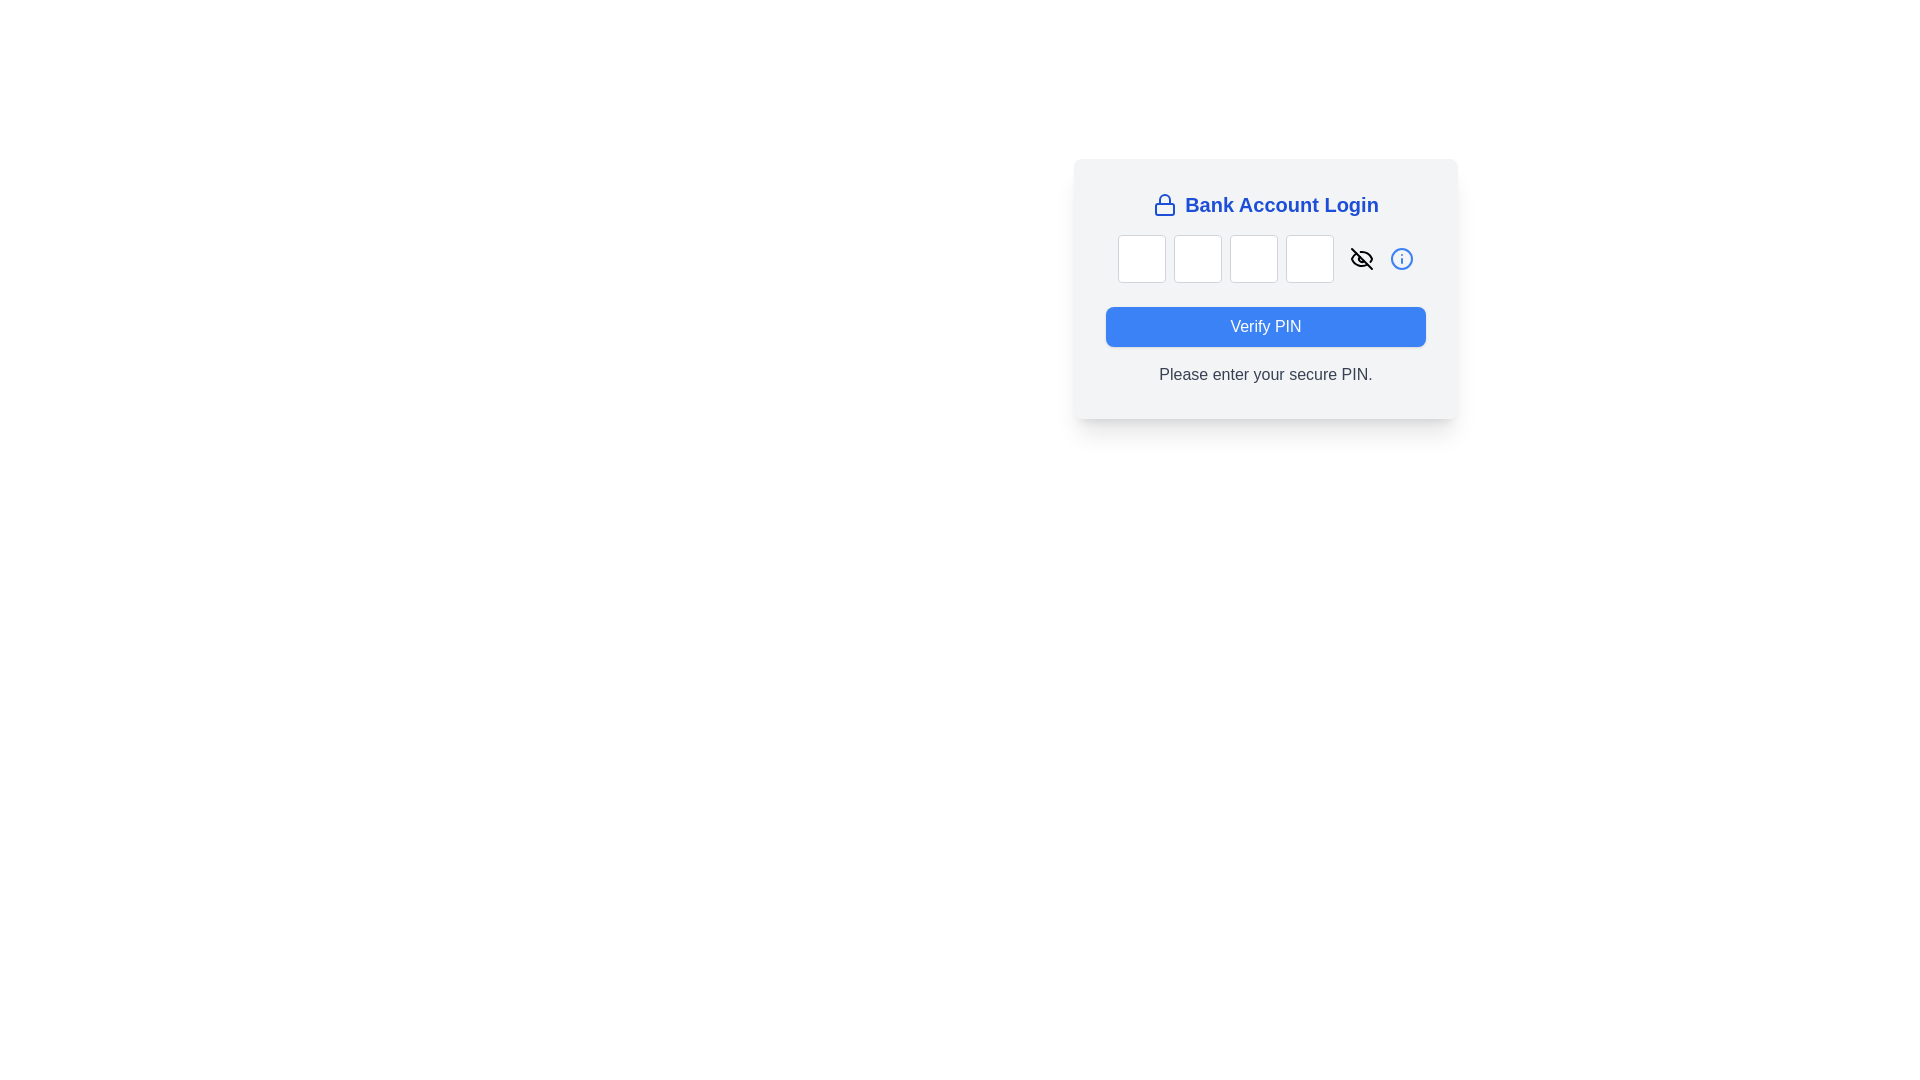  What do you see at coordinates (1400, 257) in the screenshot?
I see `the circular blue-highlighted icon button located at the far-right end of the PIN entry section` at bounding box center [1400, 257].